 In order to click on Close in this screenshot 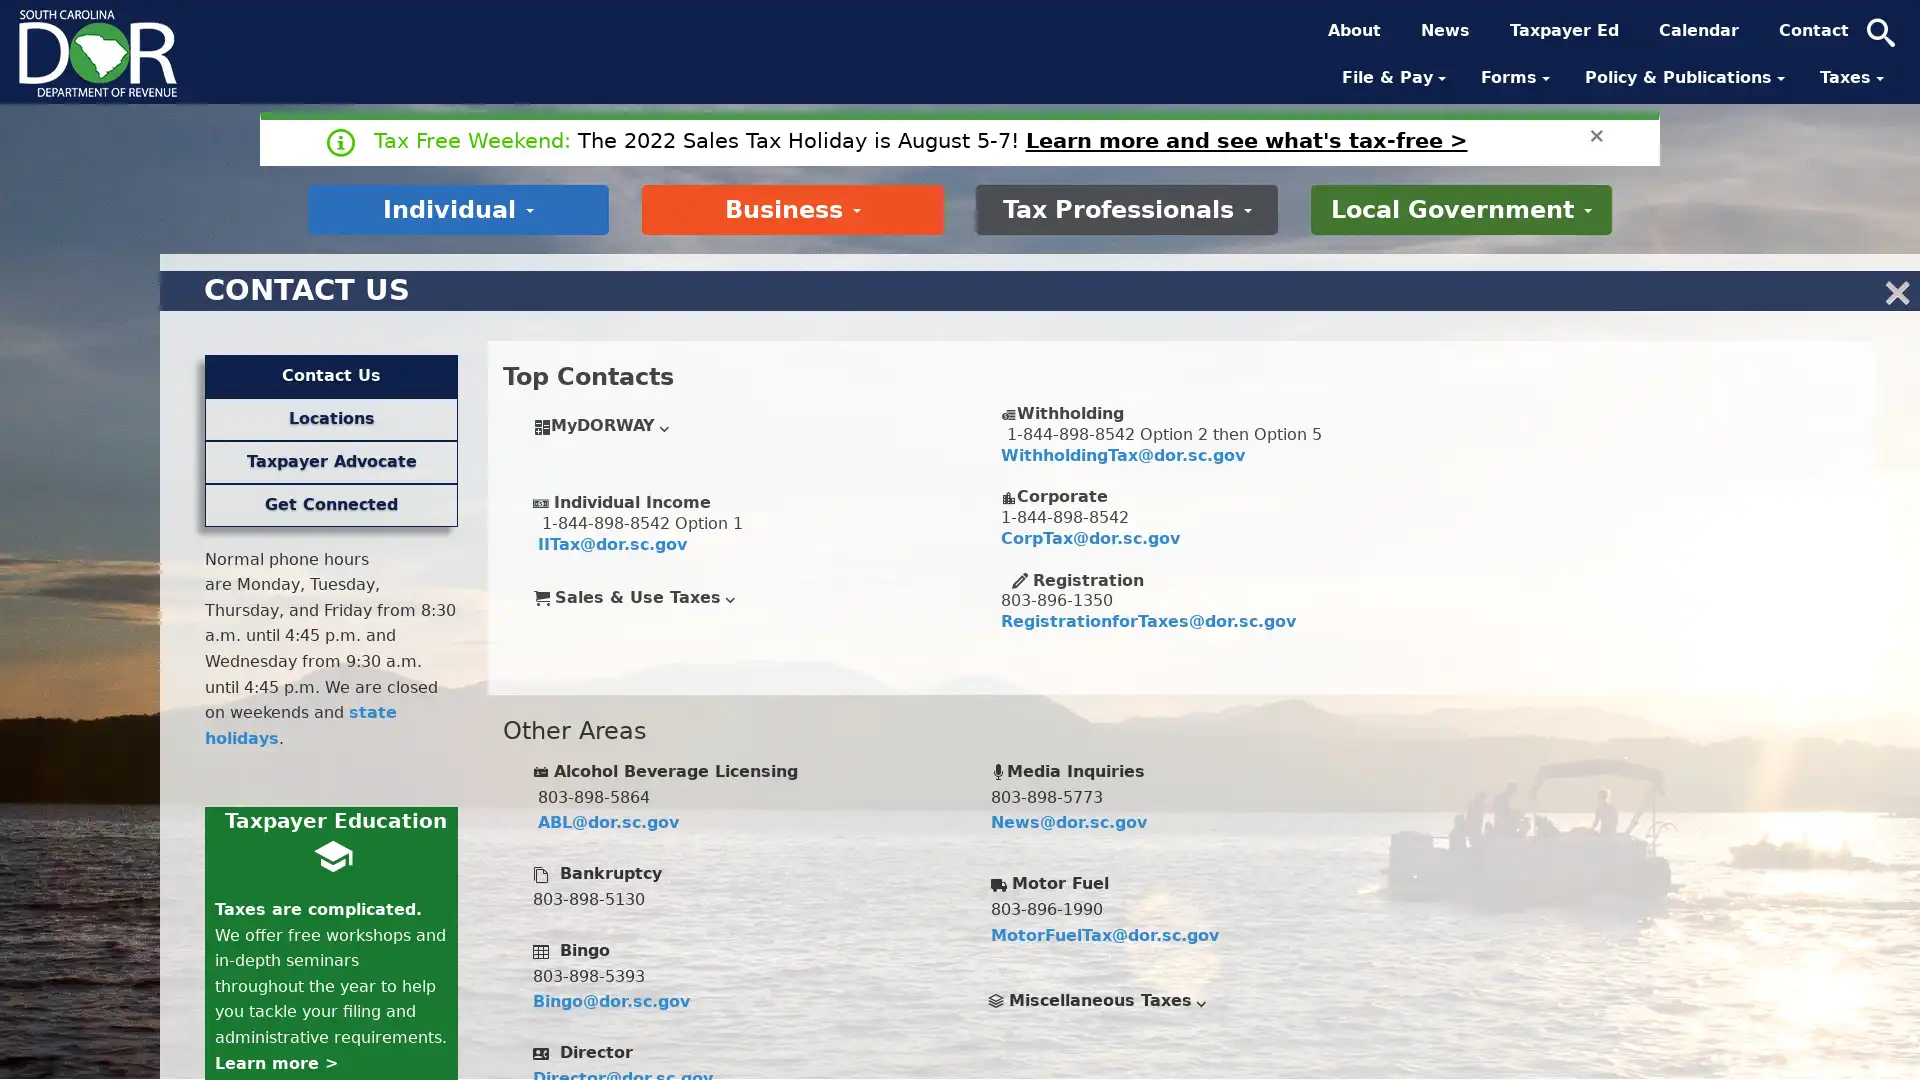, I will do `click(1596, 135)`.